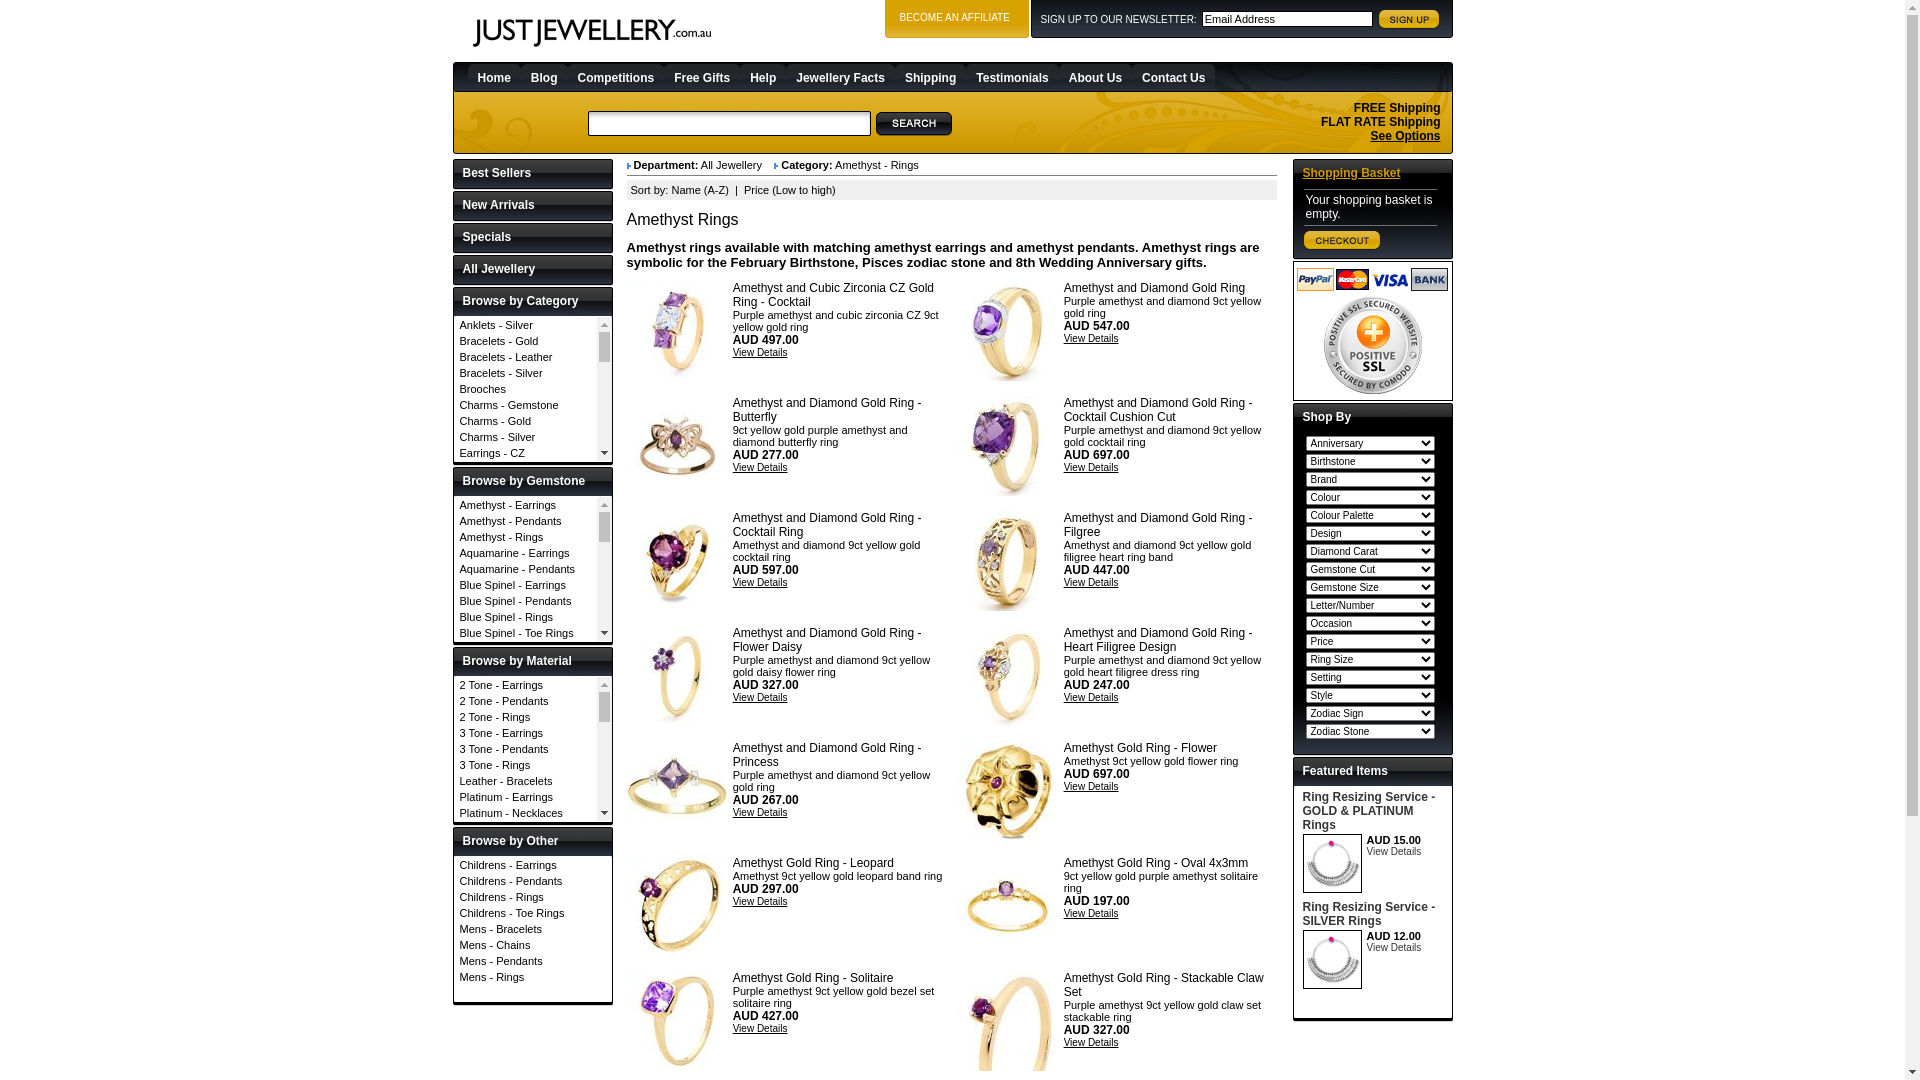  Describe the element at coordinates (827, 755) in the screenshot. I see `'Amethyst and Diamond Gold Ring - Princess'` at that location.